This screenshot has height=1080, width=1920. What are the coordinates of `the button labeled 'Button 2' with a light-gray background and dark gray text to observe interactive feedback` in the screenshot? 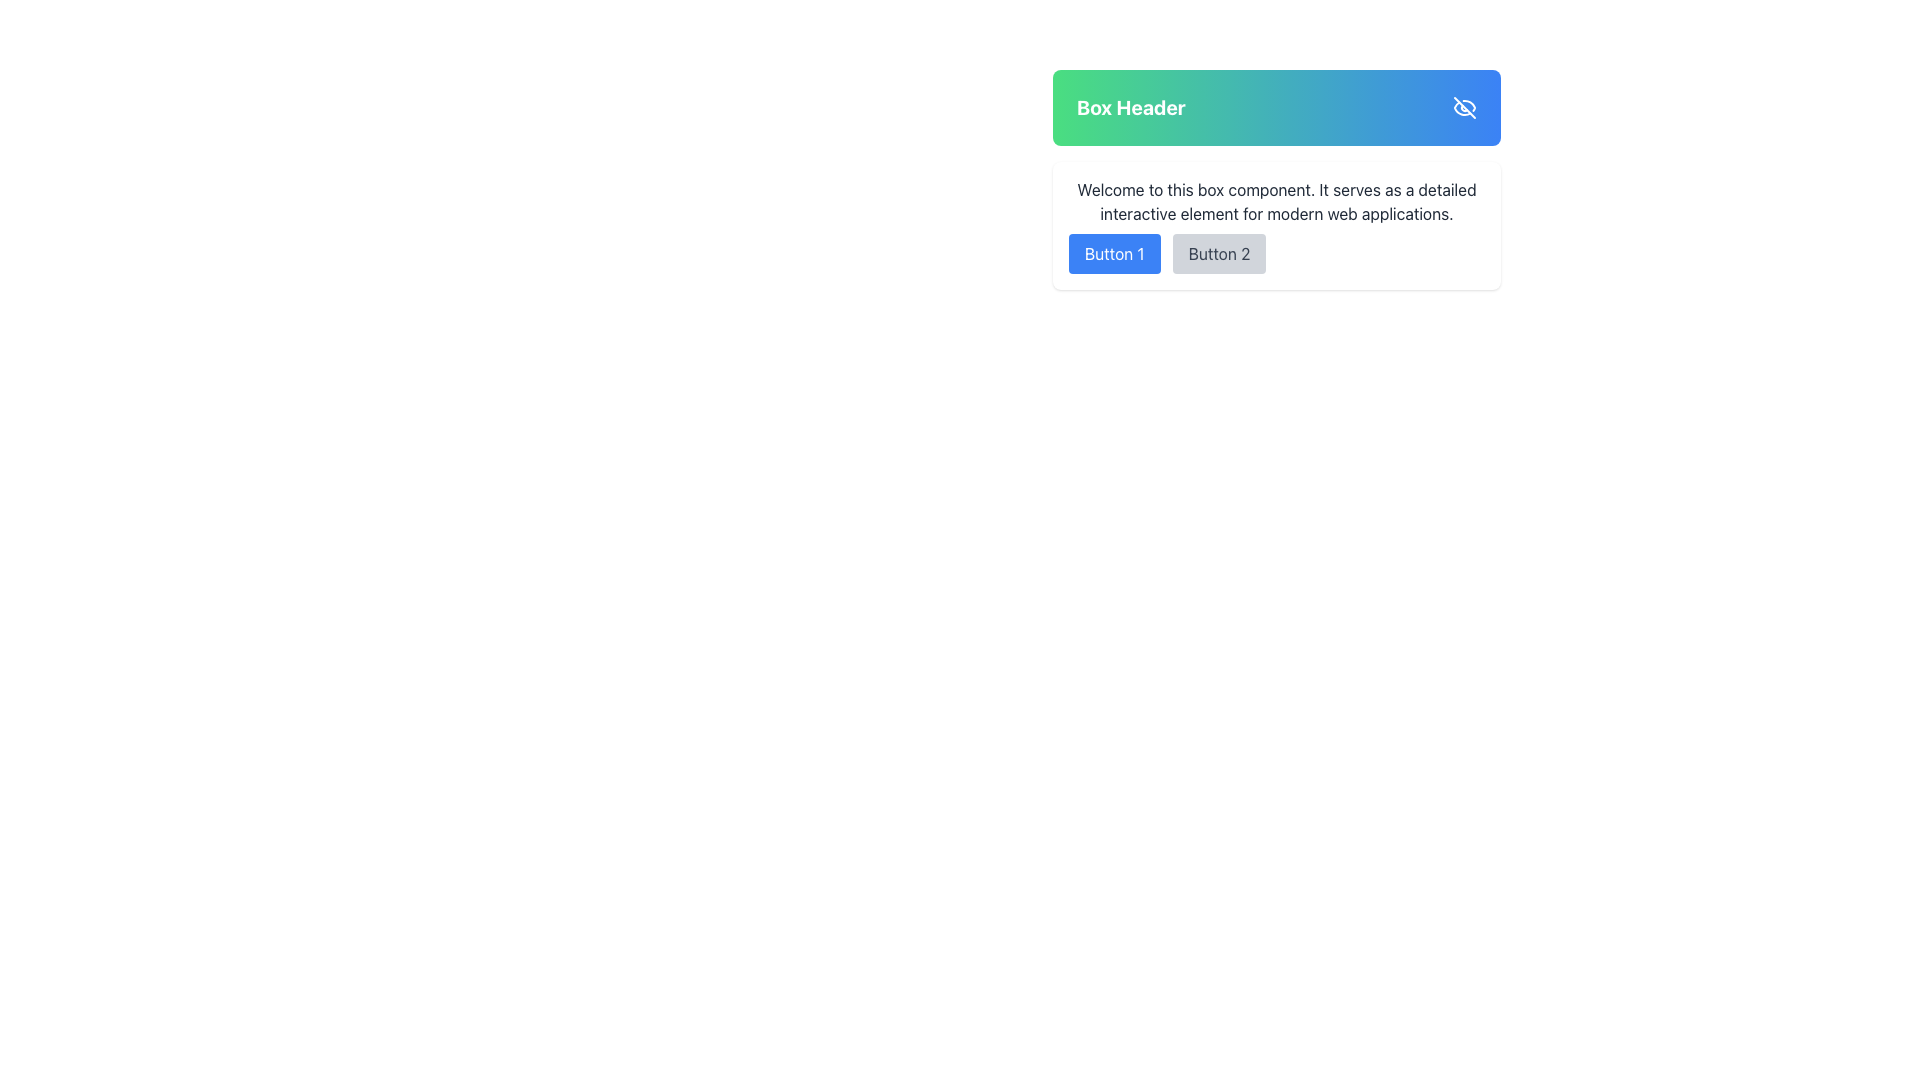 It's located at (1218, 253).